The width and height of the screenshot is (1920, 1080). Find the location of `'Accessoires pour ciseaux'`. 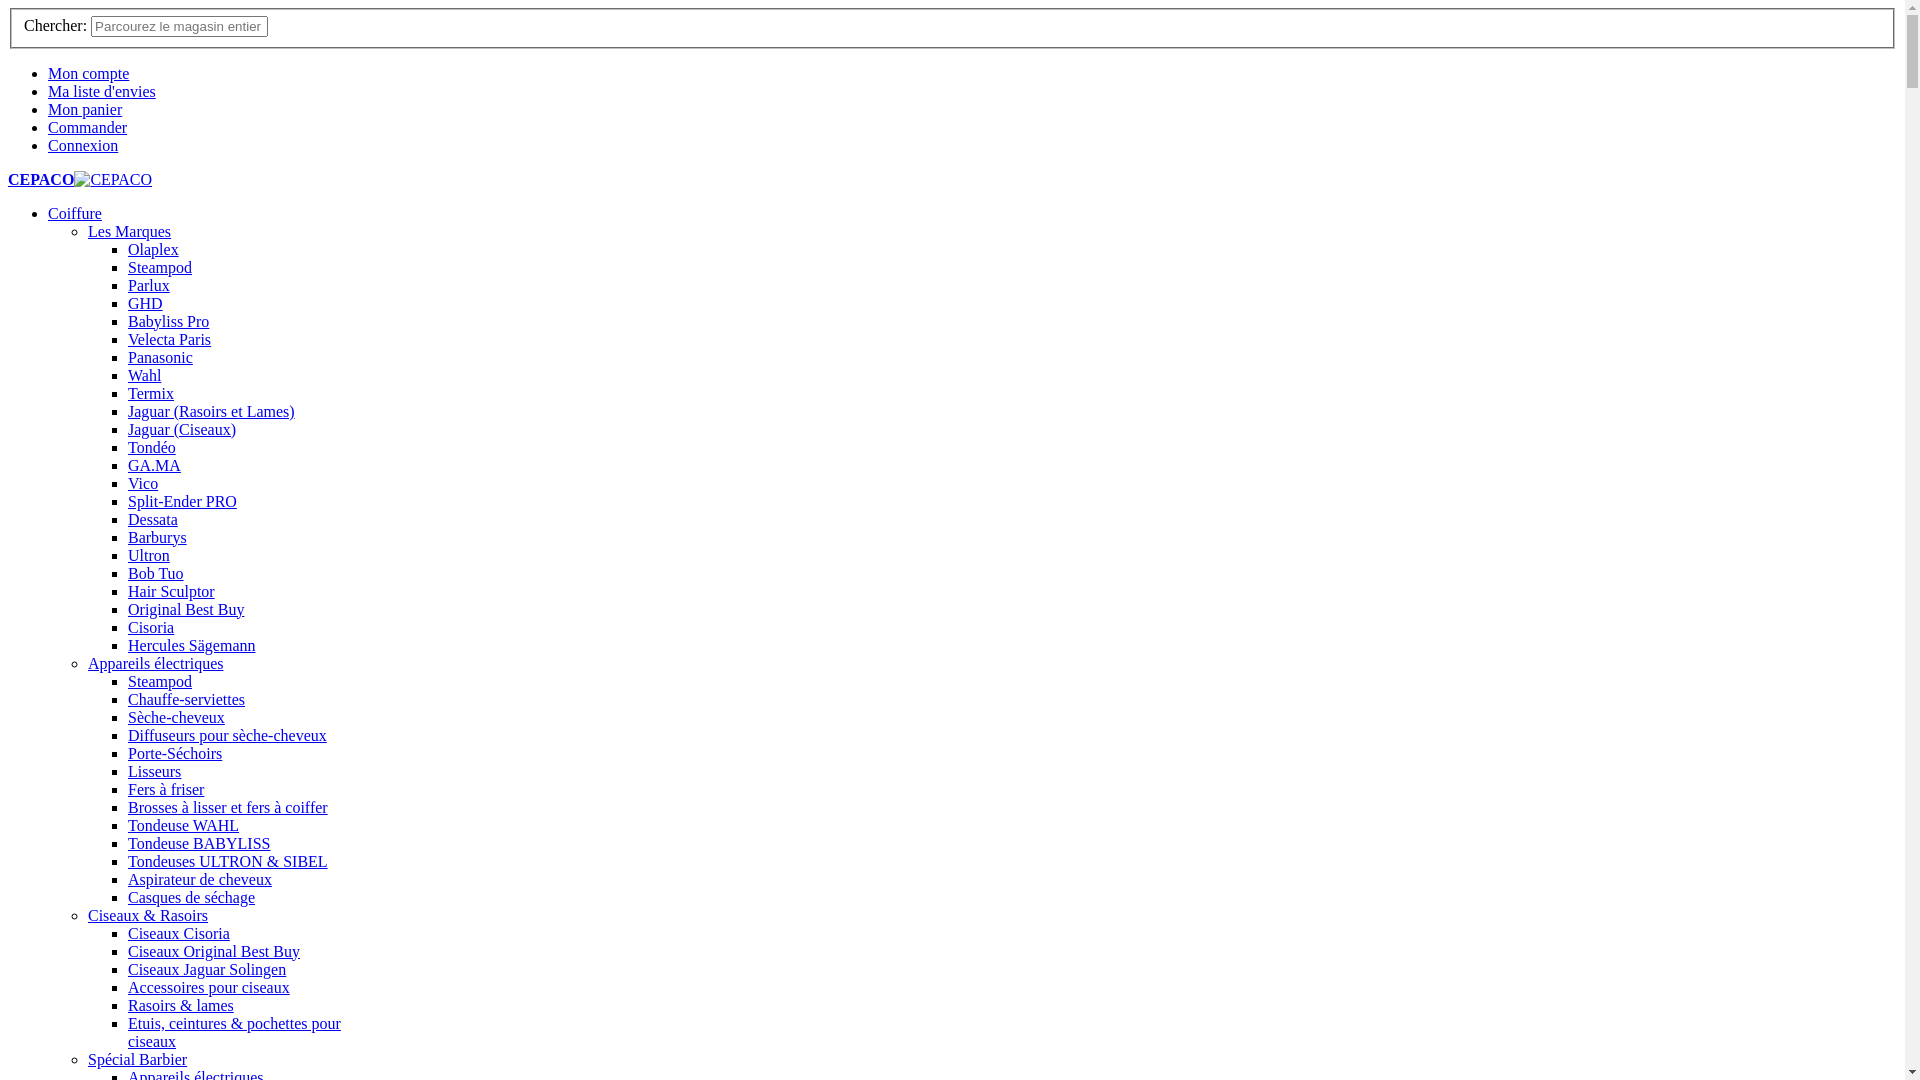

'Accessoires pour ciseaux' is located at coordinates (209, 986).